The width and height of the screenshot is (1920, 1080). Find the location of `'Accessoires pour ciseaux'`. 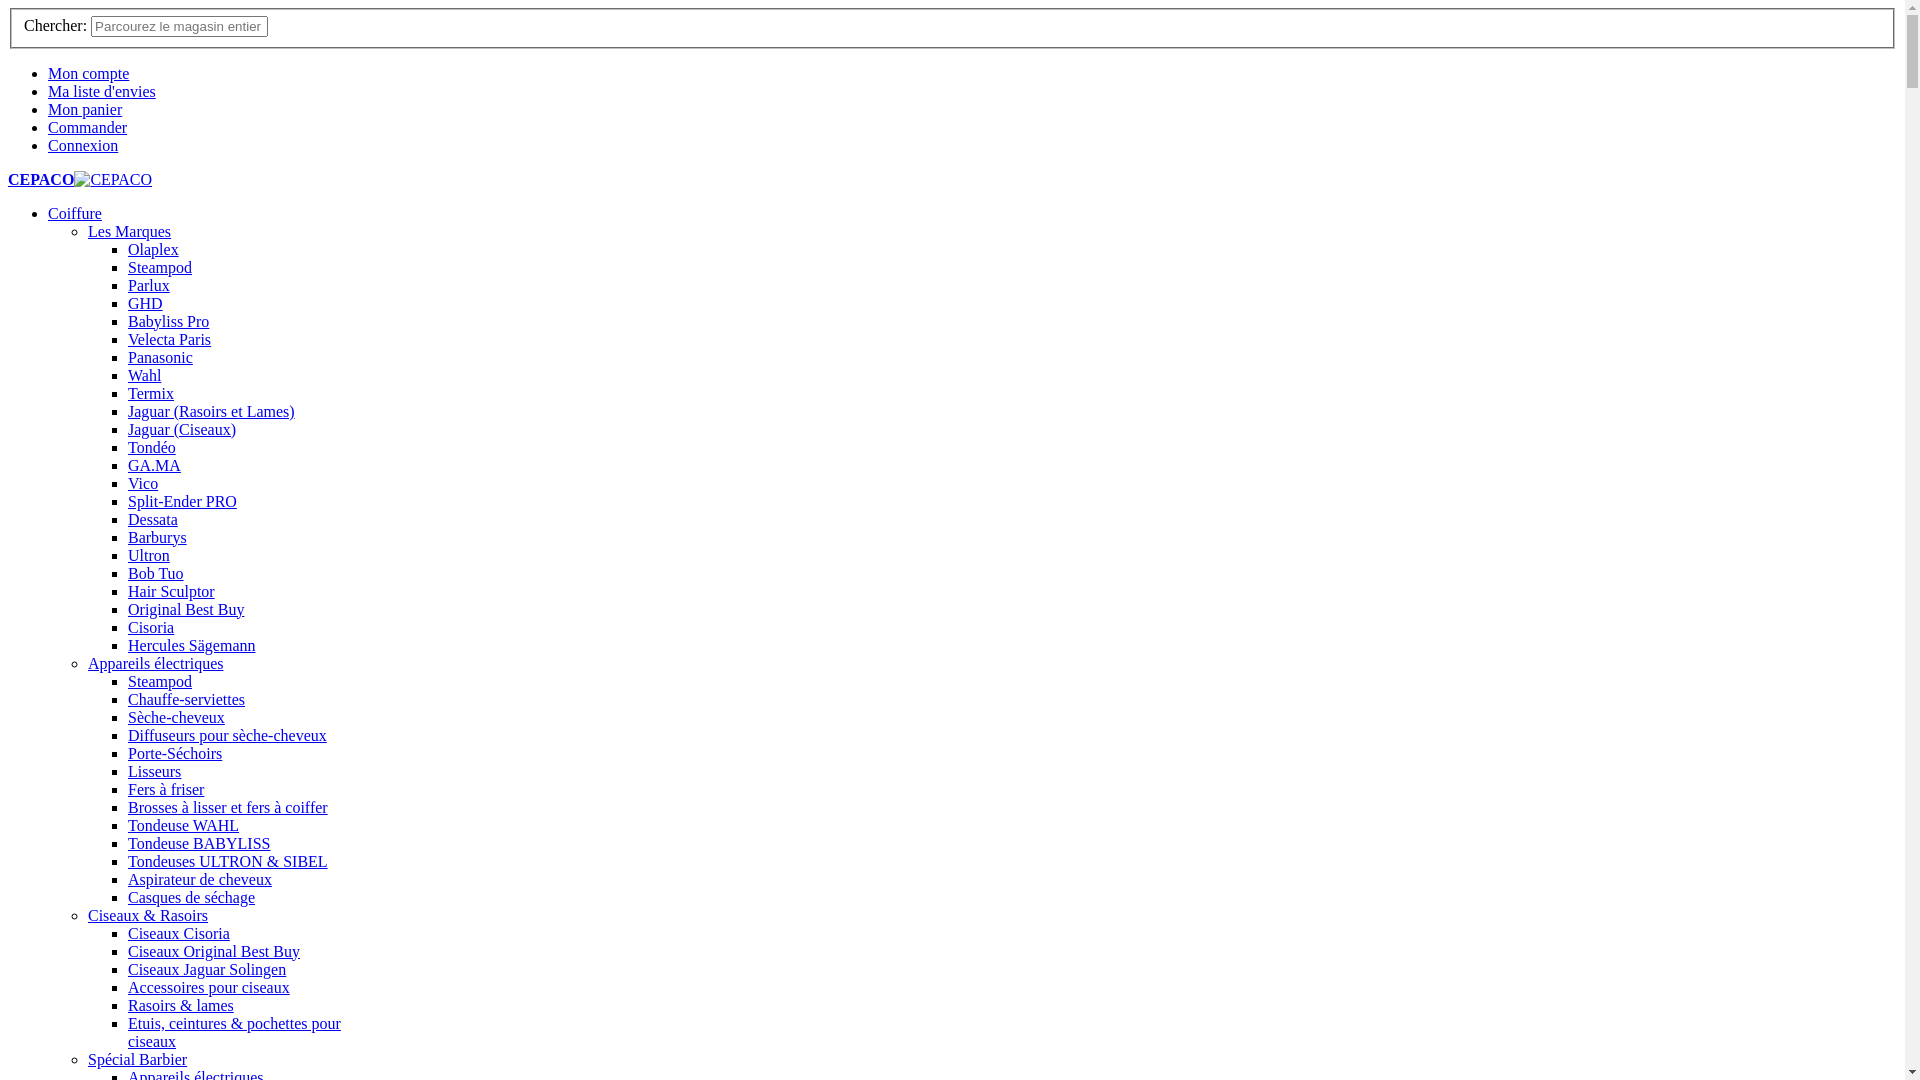

'Accessoires pour ciseaux' is located at coordinates (209, 986).